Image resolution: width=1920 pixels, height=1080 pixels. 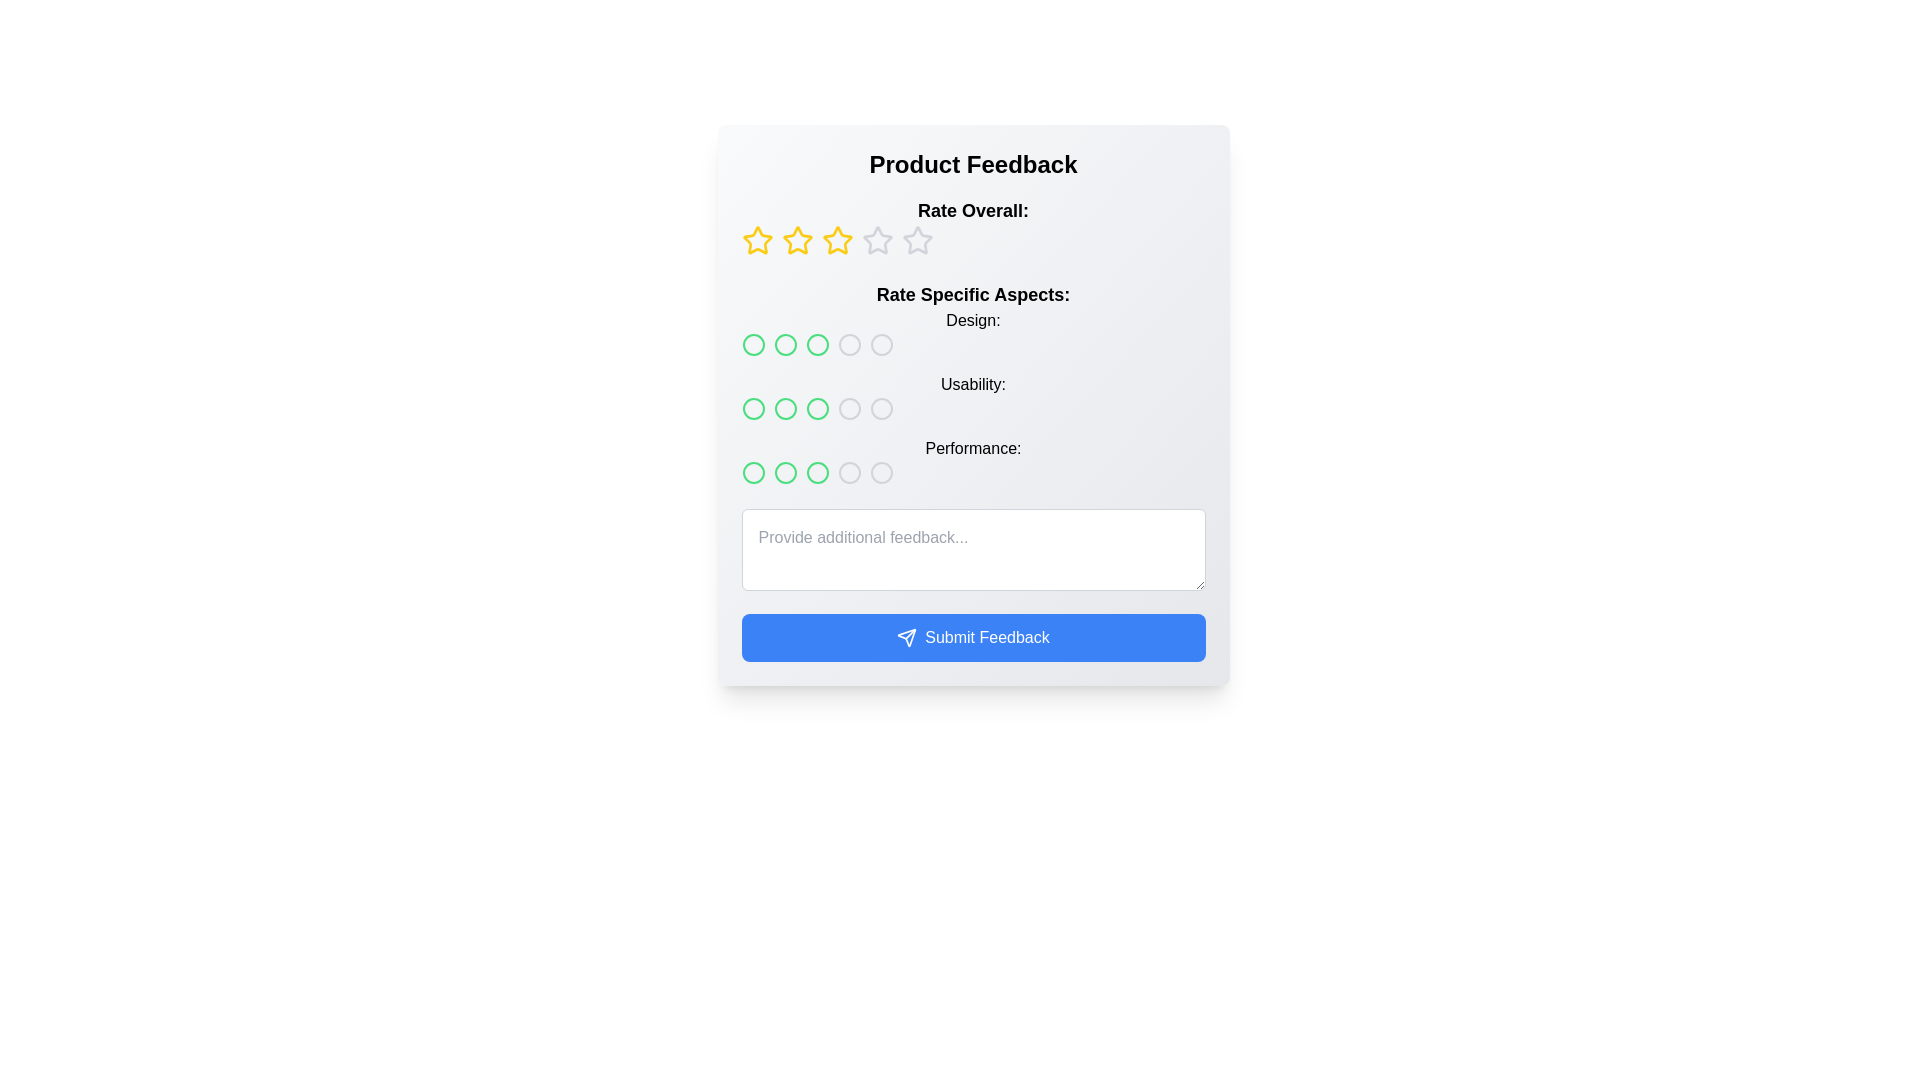 What do you see at coordinates (784, 343) in the screenshot?
I see `the second interactive rating circle under 'Rate Specific Aspects'` at bounding box center [784, 343].